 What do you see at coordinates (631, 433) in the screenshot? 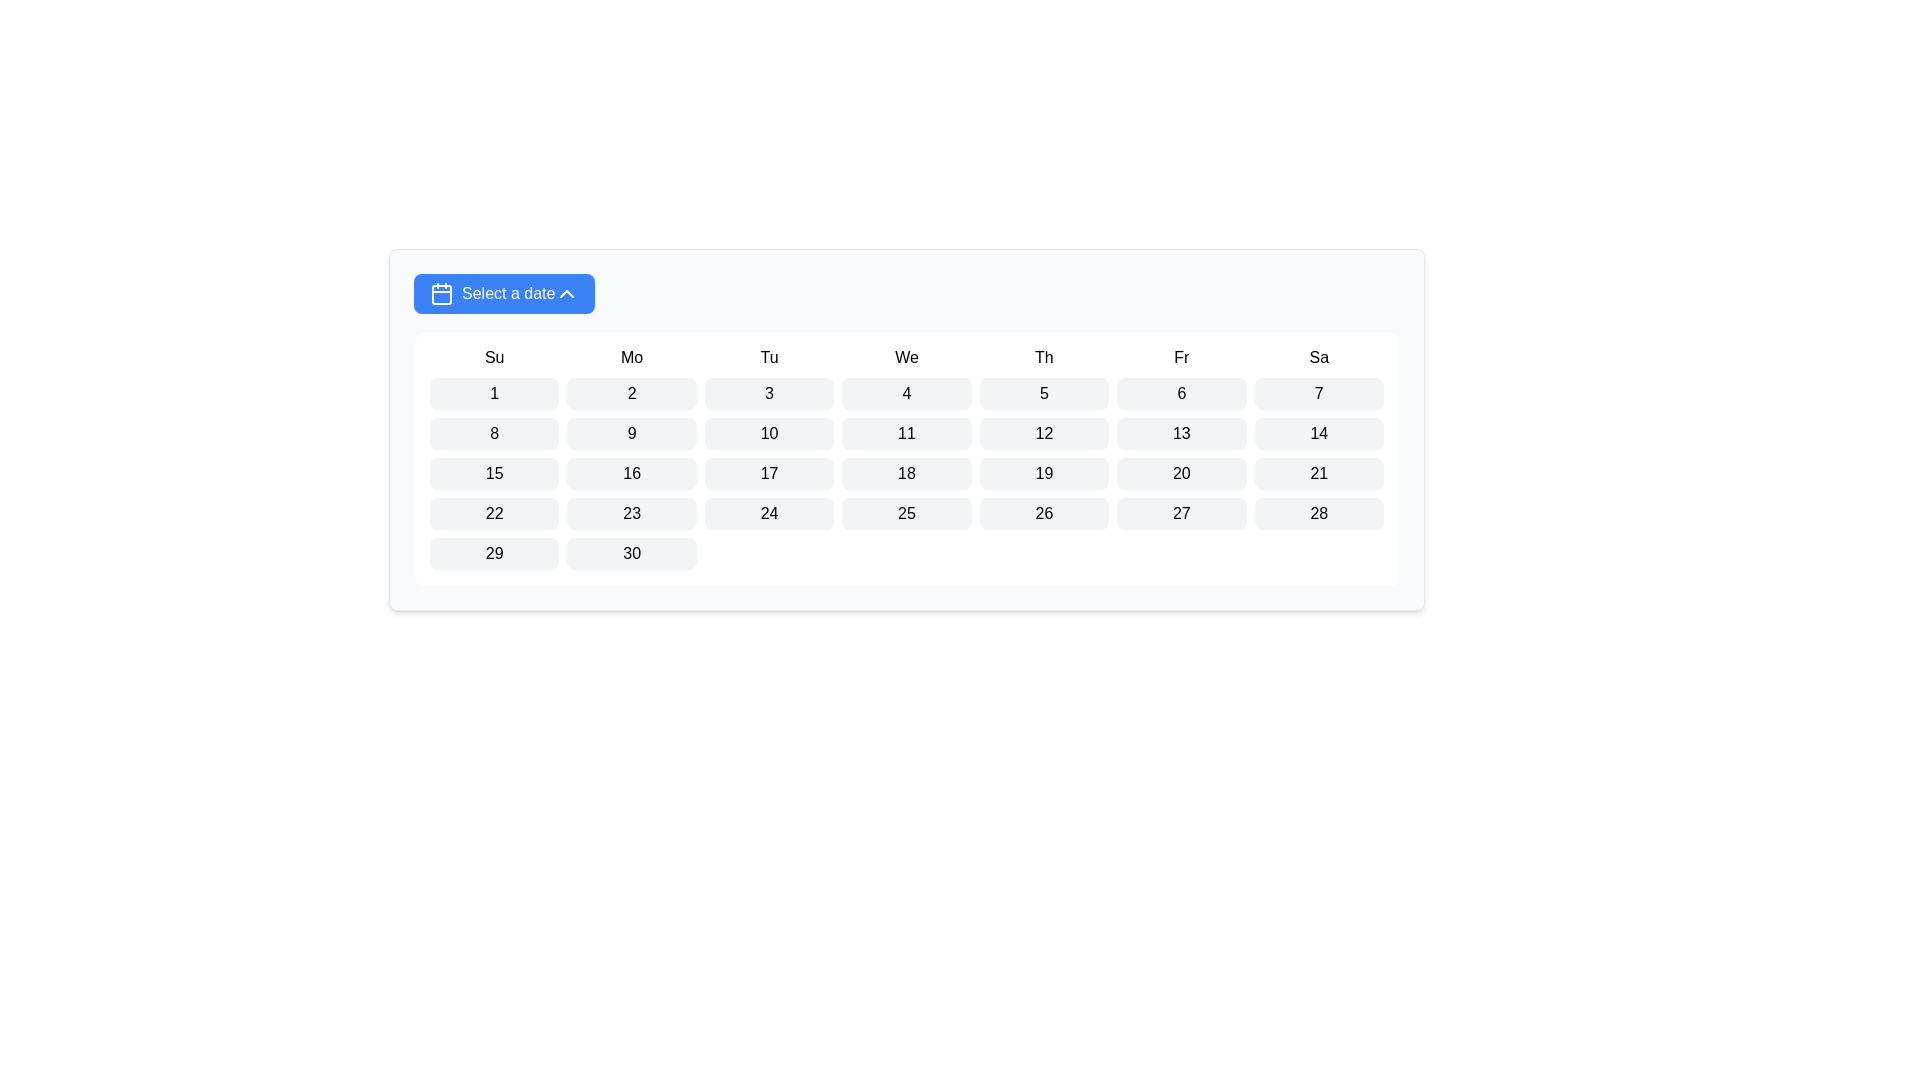
I see `the button representing the date '9' in the calendar widget` at bounding box center [631, 433].